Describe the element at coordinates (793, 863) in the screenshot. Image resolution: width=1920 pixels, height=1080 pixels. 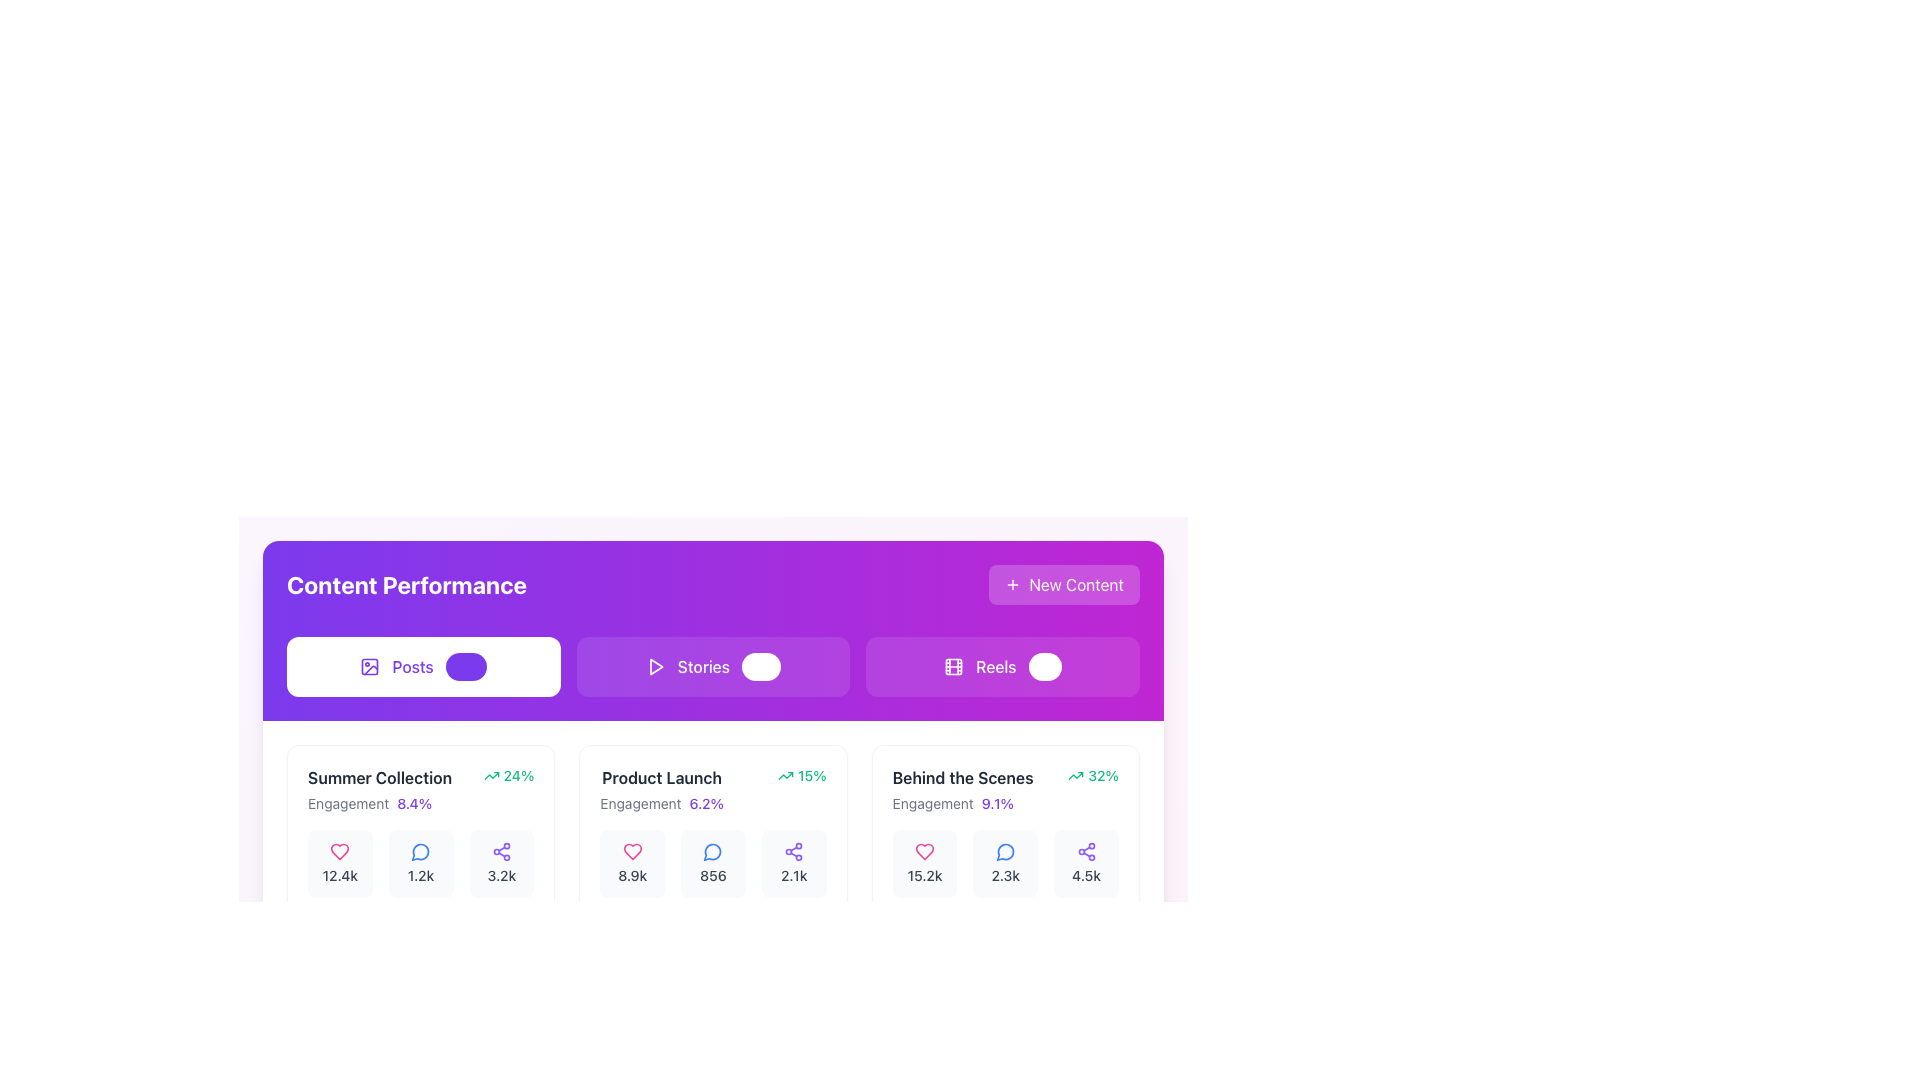
I see `the Informational widget displaying the share count (2.1k) for the 'Product Launch' content type, located under the 'Stories' tab in the 'Content Performance' panel` at that location.